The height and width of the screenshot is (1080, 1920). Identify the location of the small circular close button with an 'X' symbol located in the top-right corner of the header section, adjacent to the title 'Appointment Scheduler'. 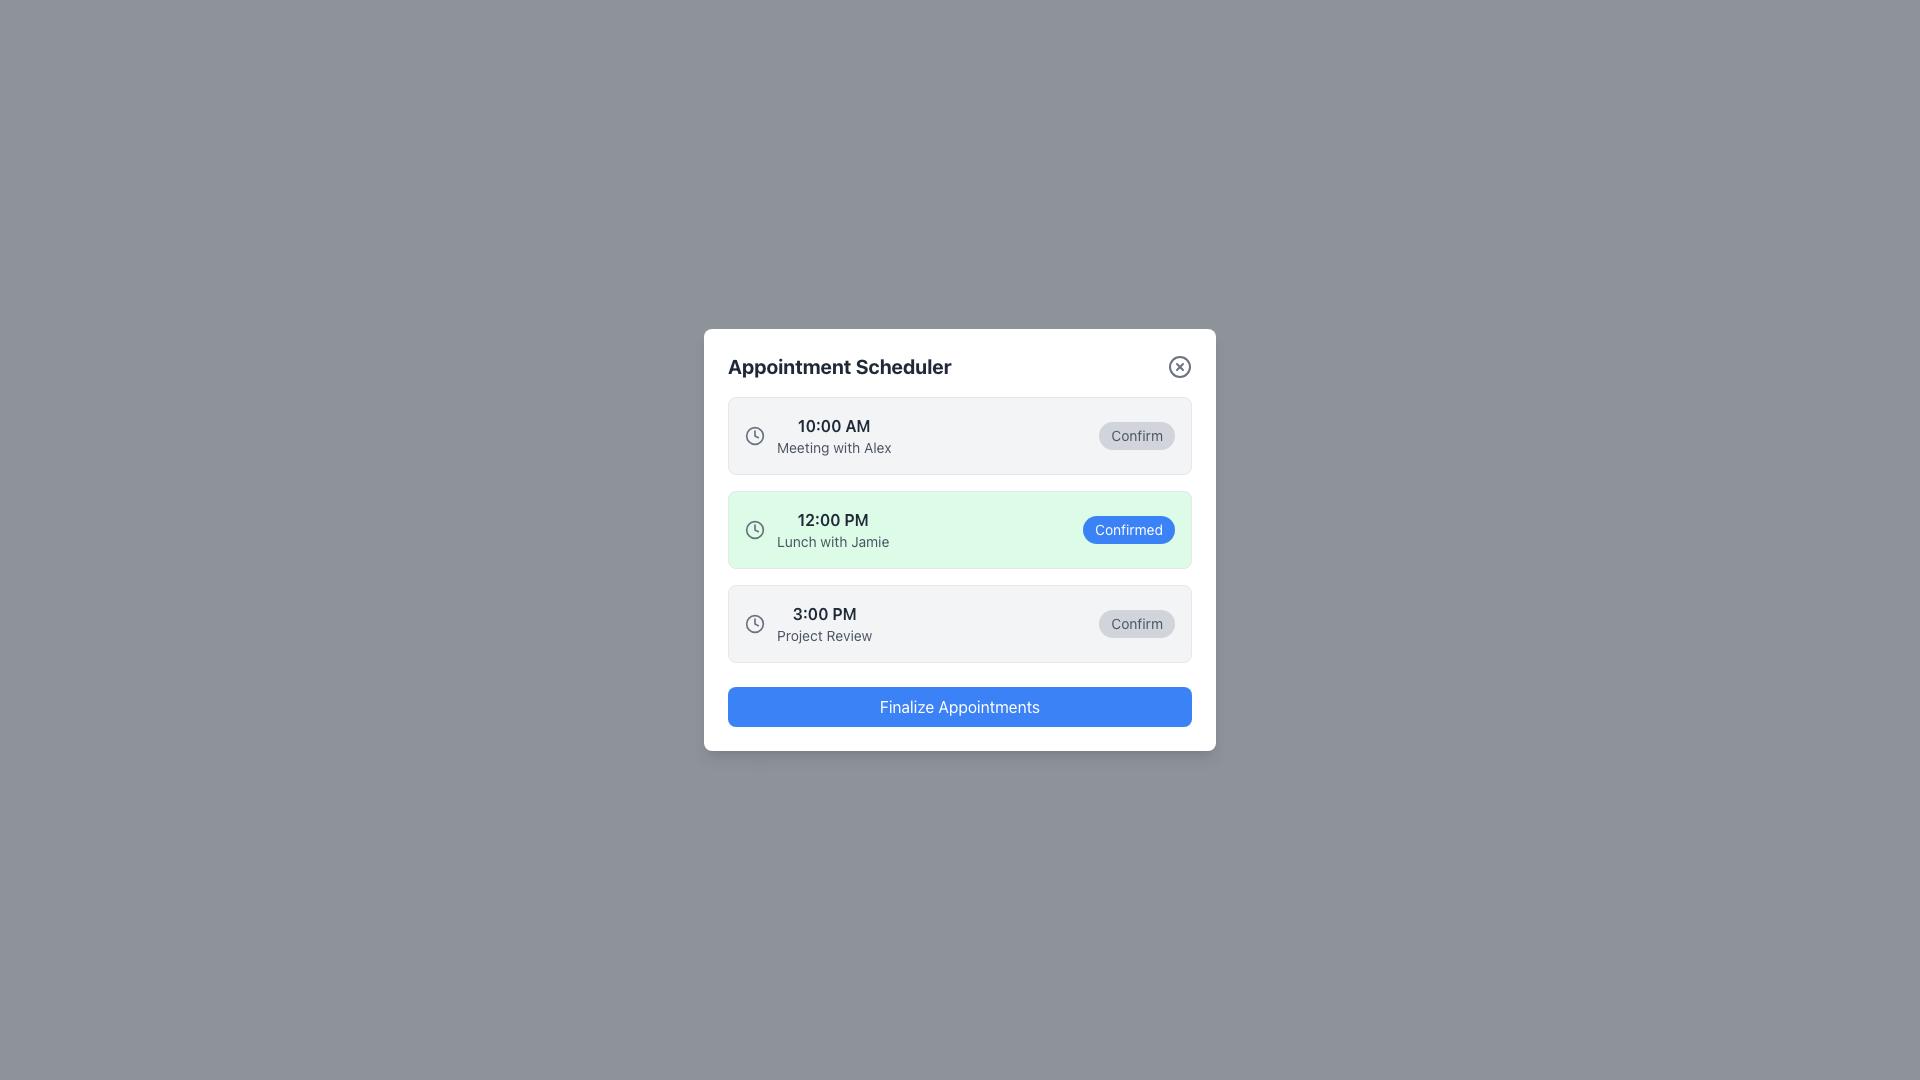
(1180, 366).